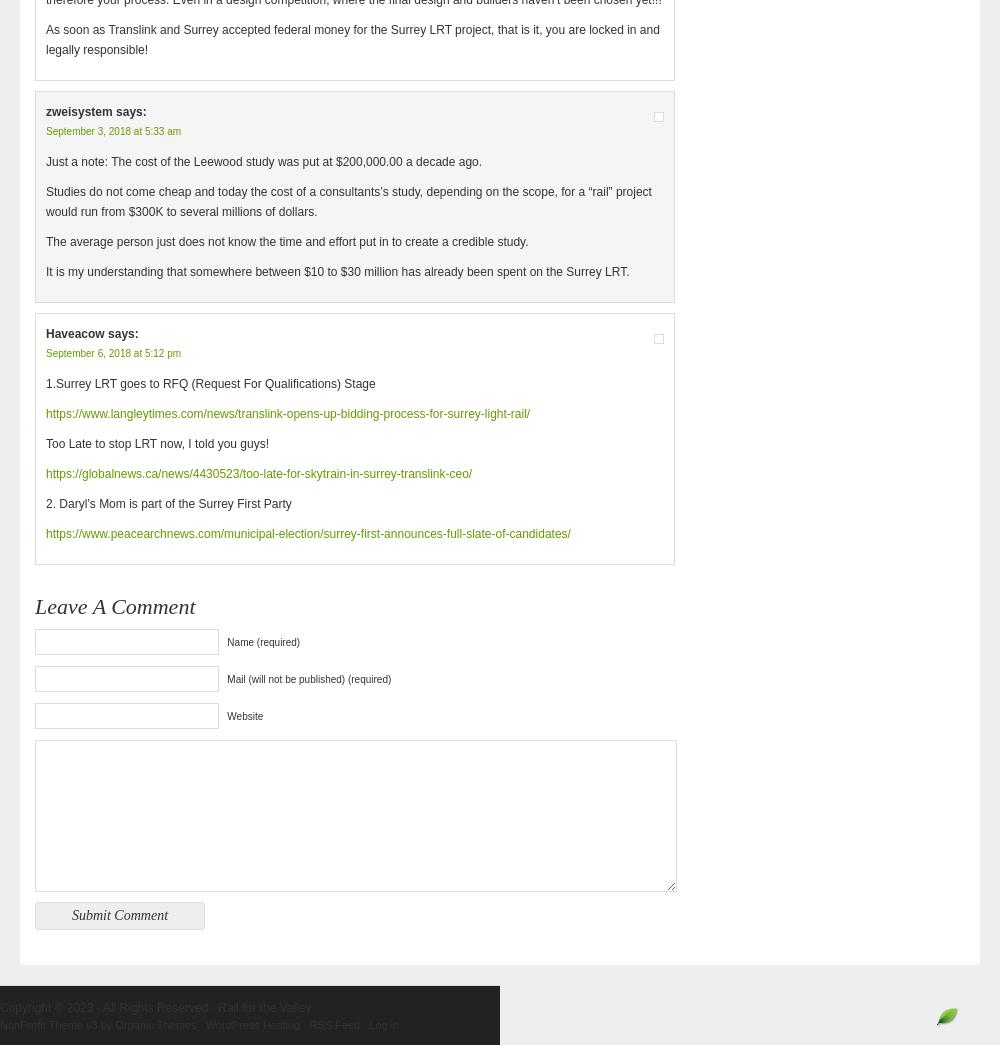  I want to click on 'WordPress Hosting', so click(252, 1025).